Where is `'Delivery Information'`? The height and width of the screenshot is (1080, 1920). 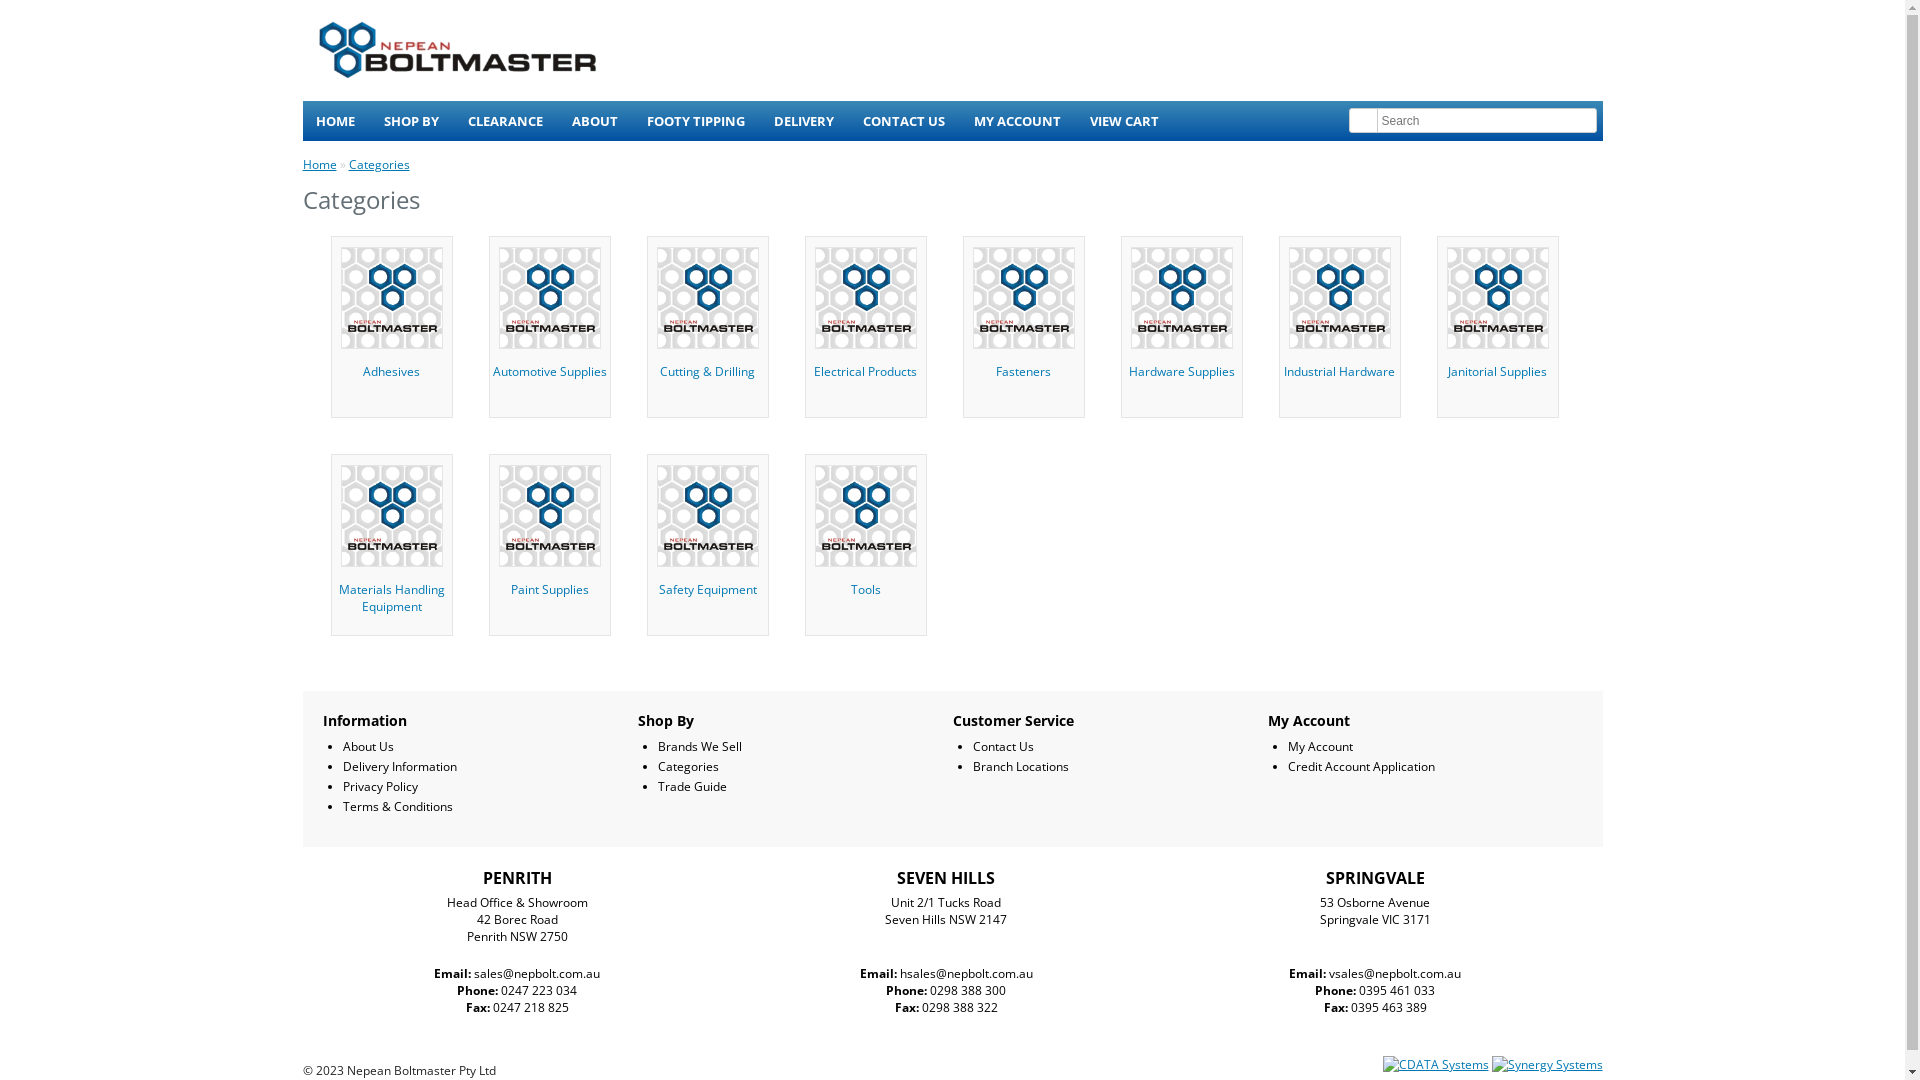 'Delivery Information' is located at coordinates (398, 765).